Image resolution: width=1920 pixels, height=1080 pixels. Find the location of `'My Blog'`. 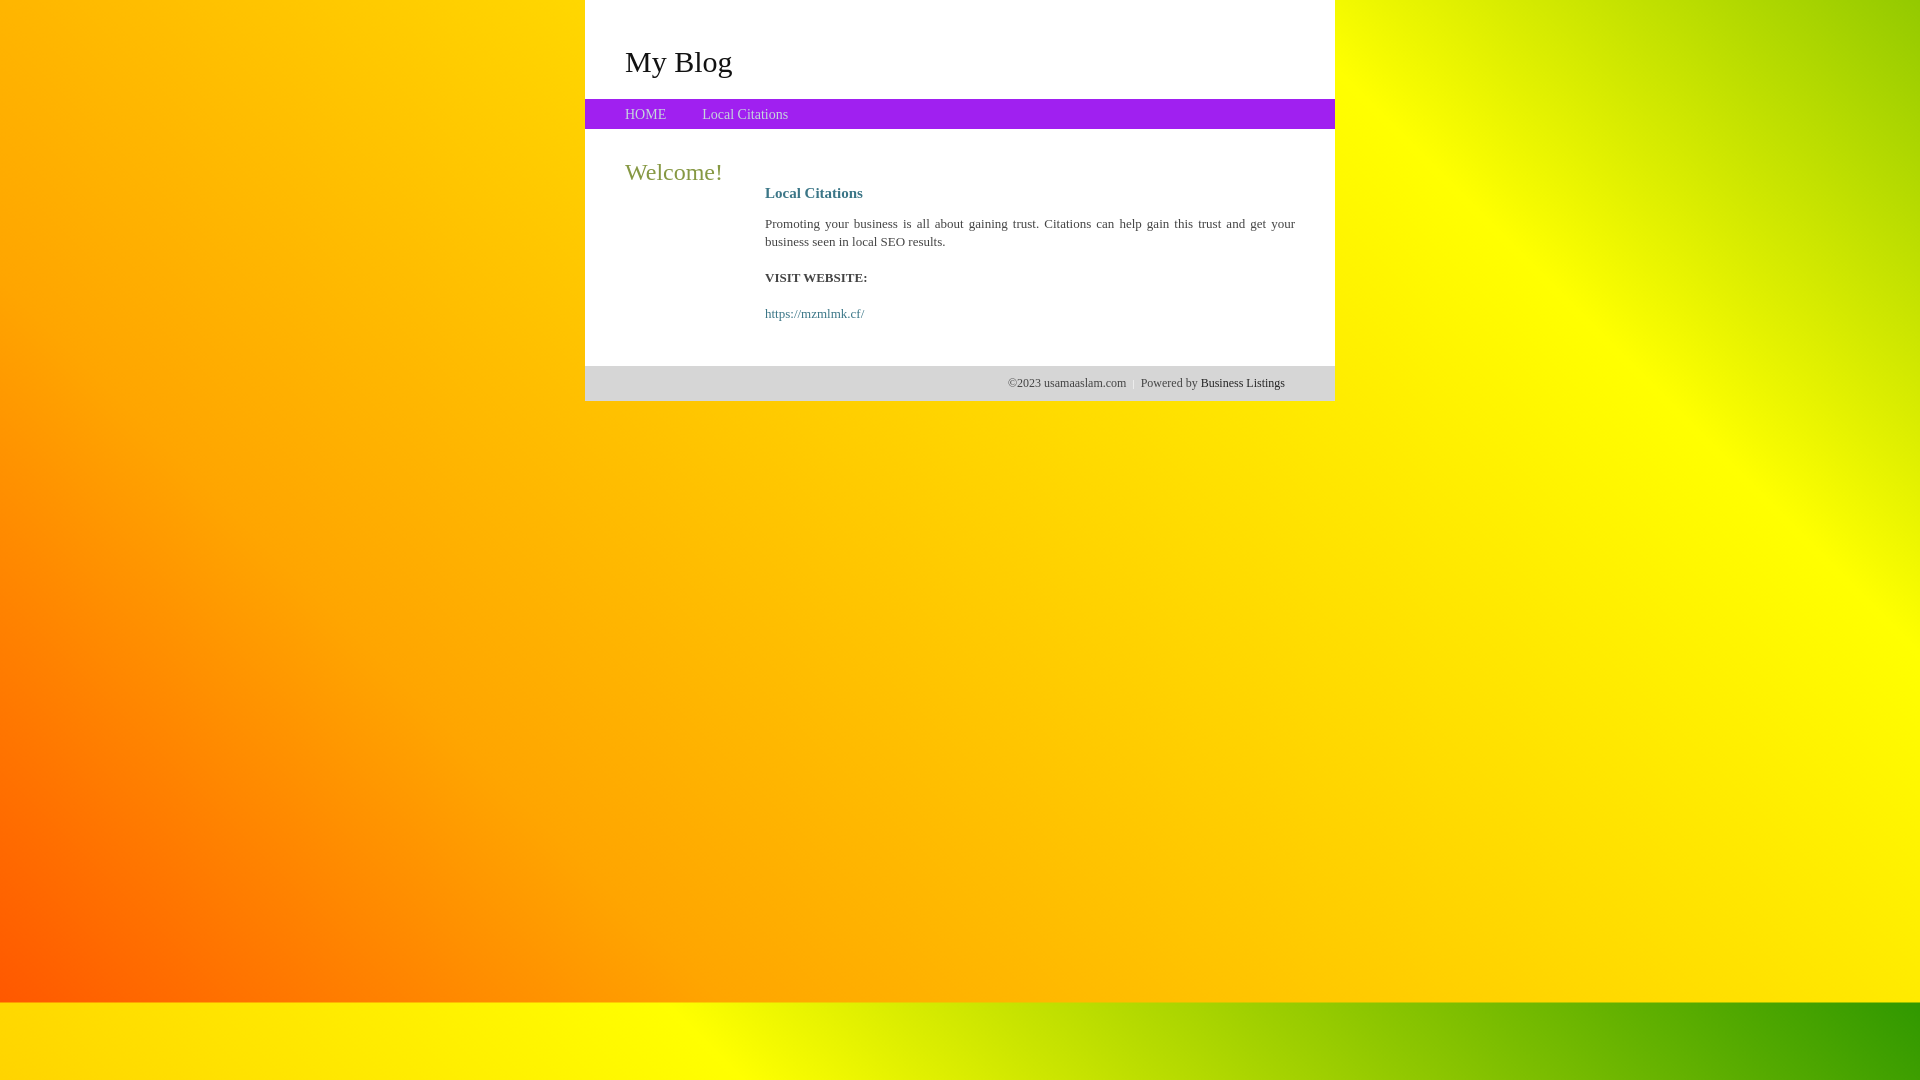

'My Blog' is located at coordinates (678, 60).